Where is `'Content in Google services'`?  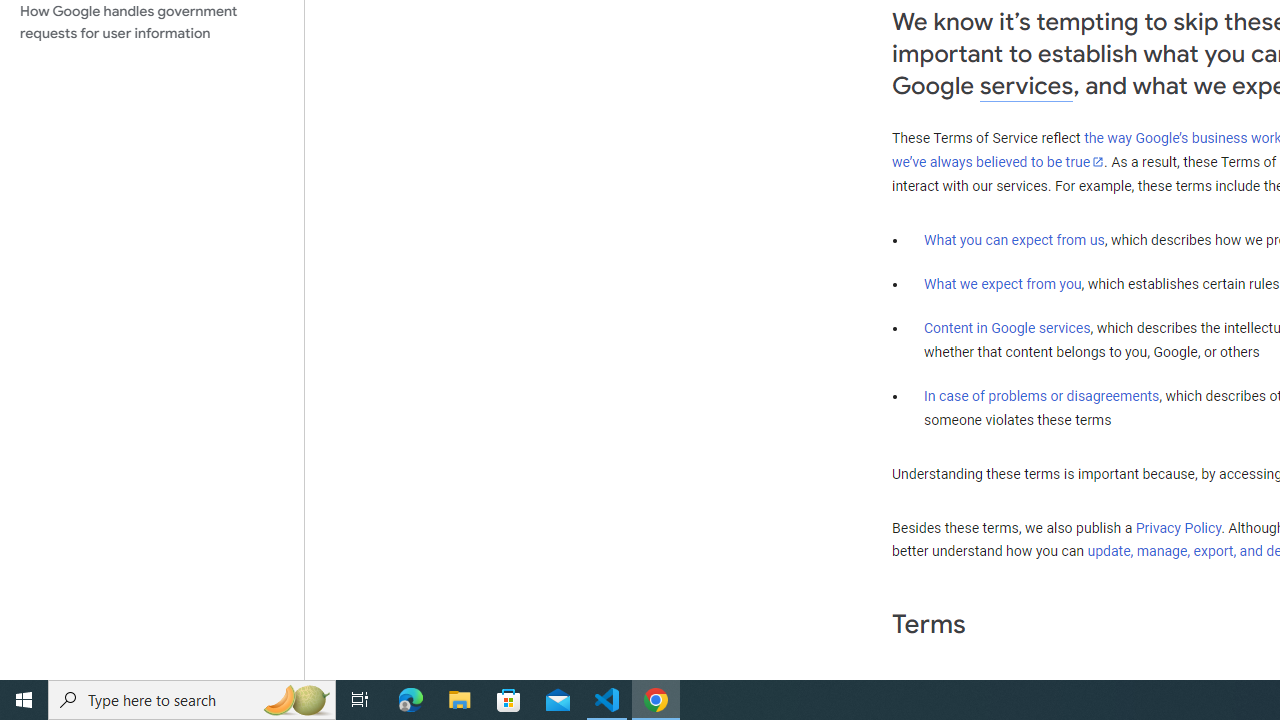
'Content in Google services' is located at coordinates (1007, 326).